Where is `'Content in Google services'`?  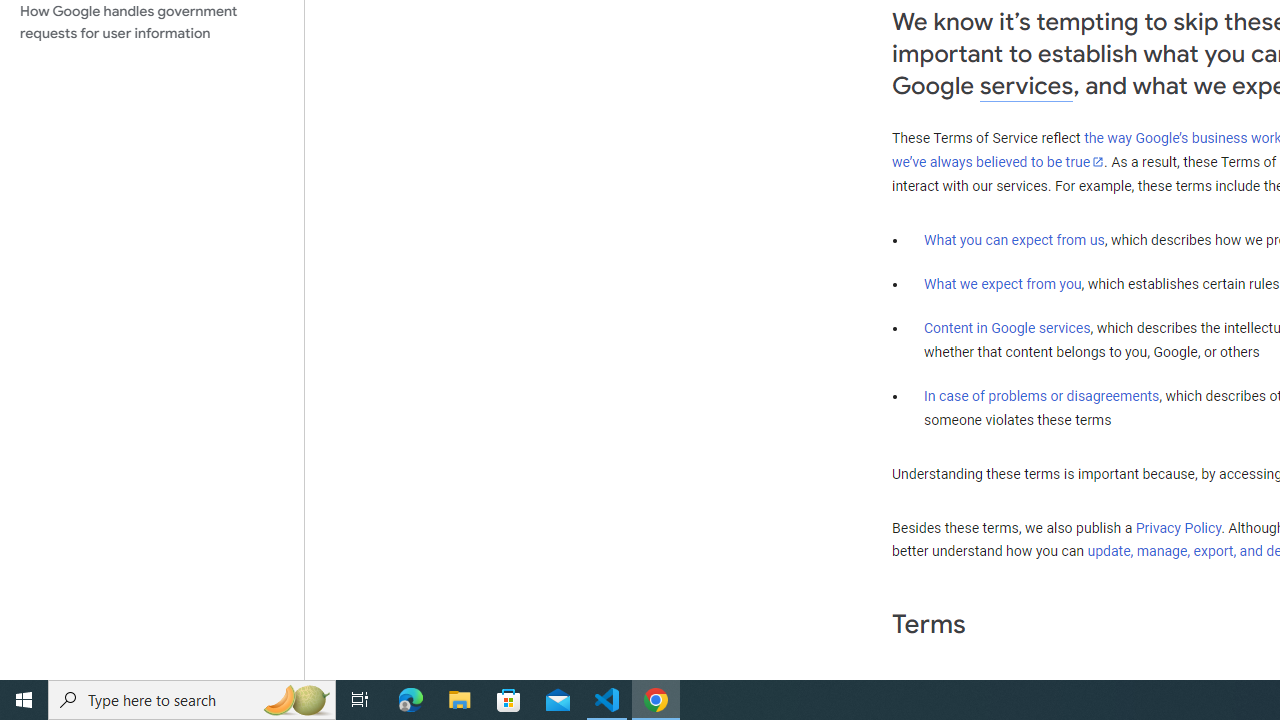
'Content in Google services' is located at coordinates (1007, 326).